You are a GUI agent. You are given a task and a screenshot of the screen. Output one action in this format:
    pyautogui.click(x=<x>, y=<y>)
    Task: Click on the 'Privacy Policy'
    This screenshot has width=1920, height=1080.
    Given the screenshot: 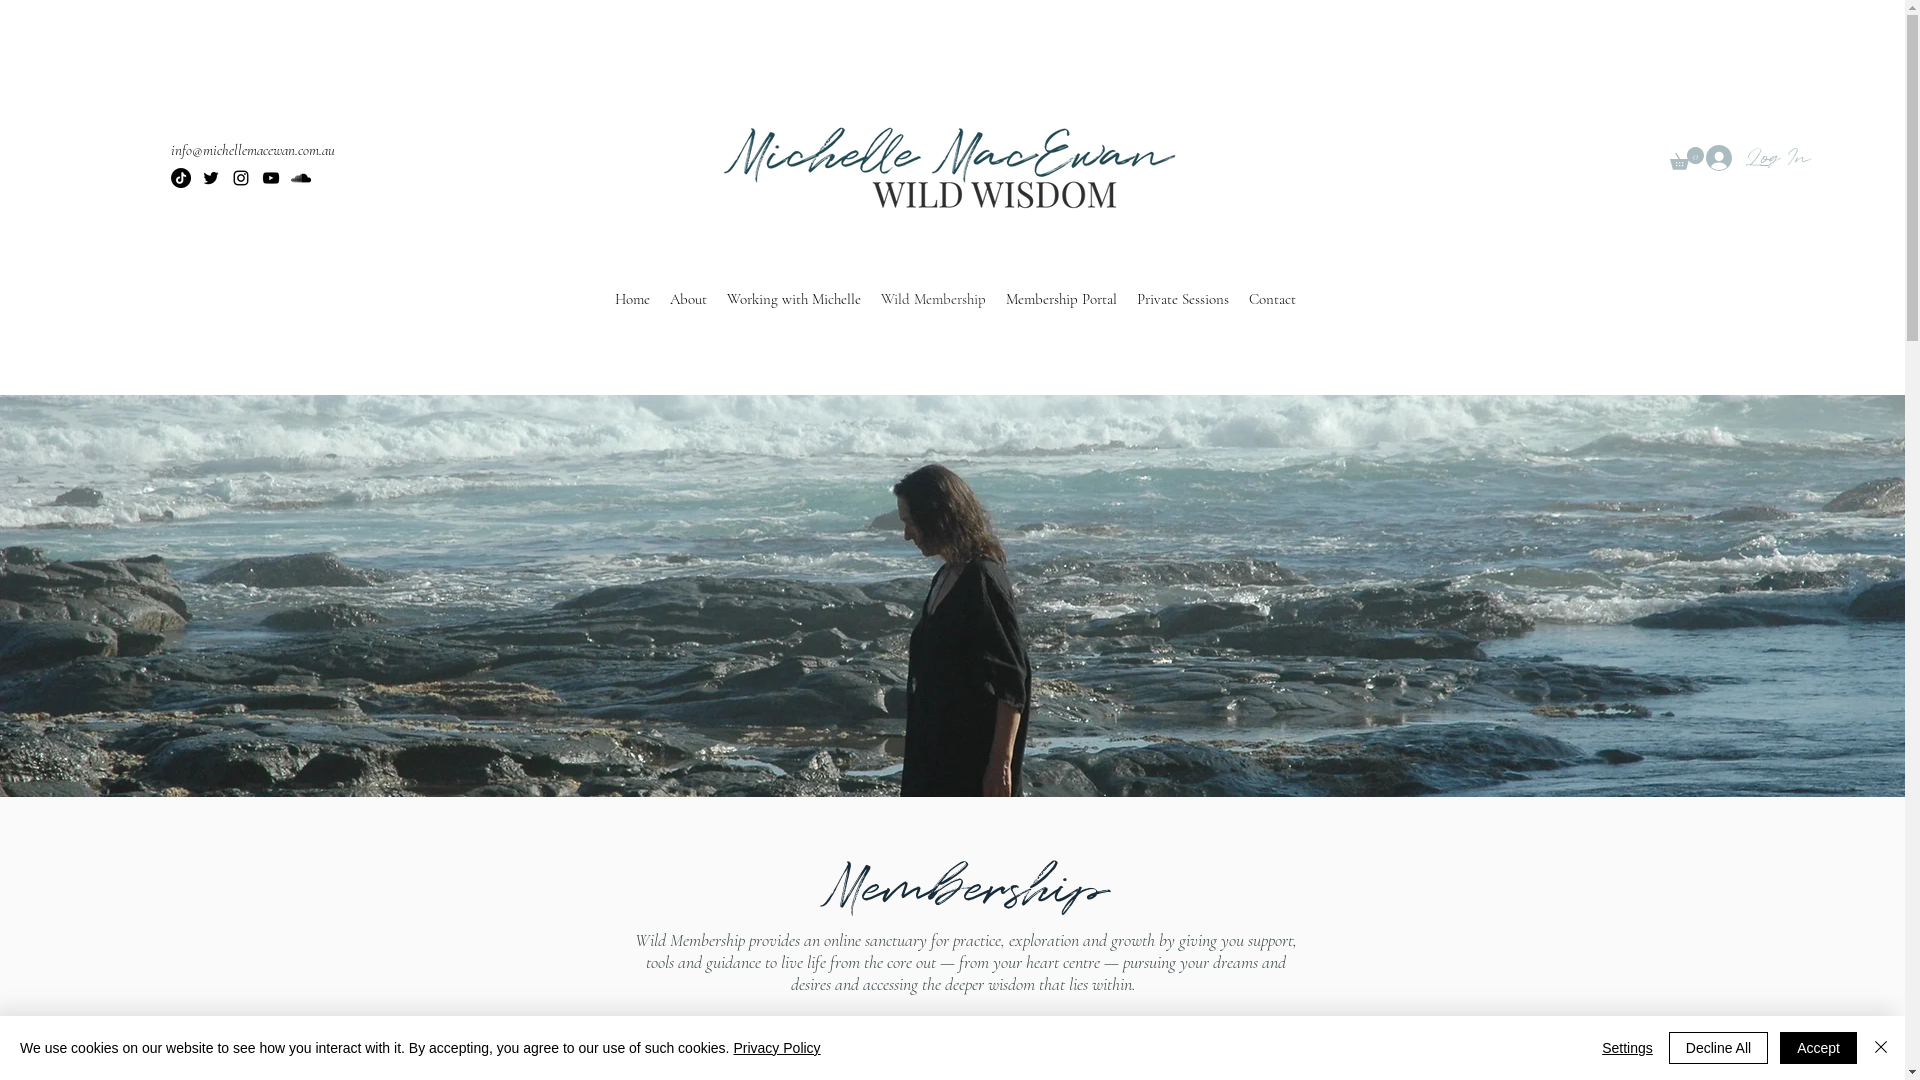 What is the action you would take?
    pyautogui.click(x=775, y=1047)
    